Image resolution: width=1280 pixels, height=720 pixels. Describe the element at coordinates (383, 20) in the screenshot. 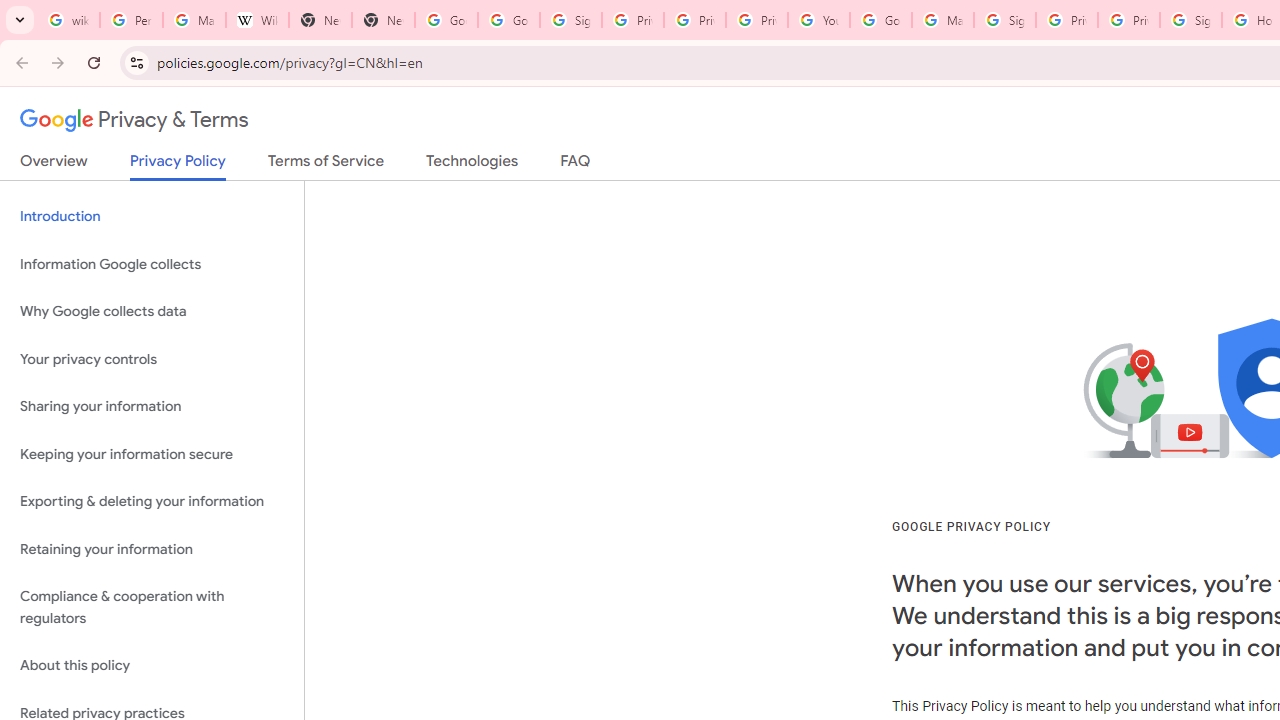

I see `'New Tab'` at that location.